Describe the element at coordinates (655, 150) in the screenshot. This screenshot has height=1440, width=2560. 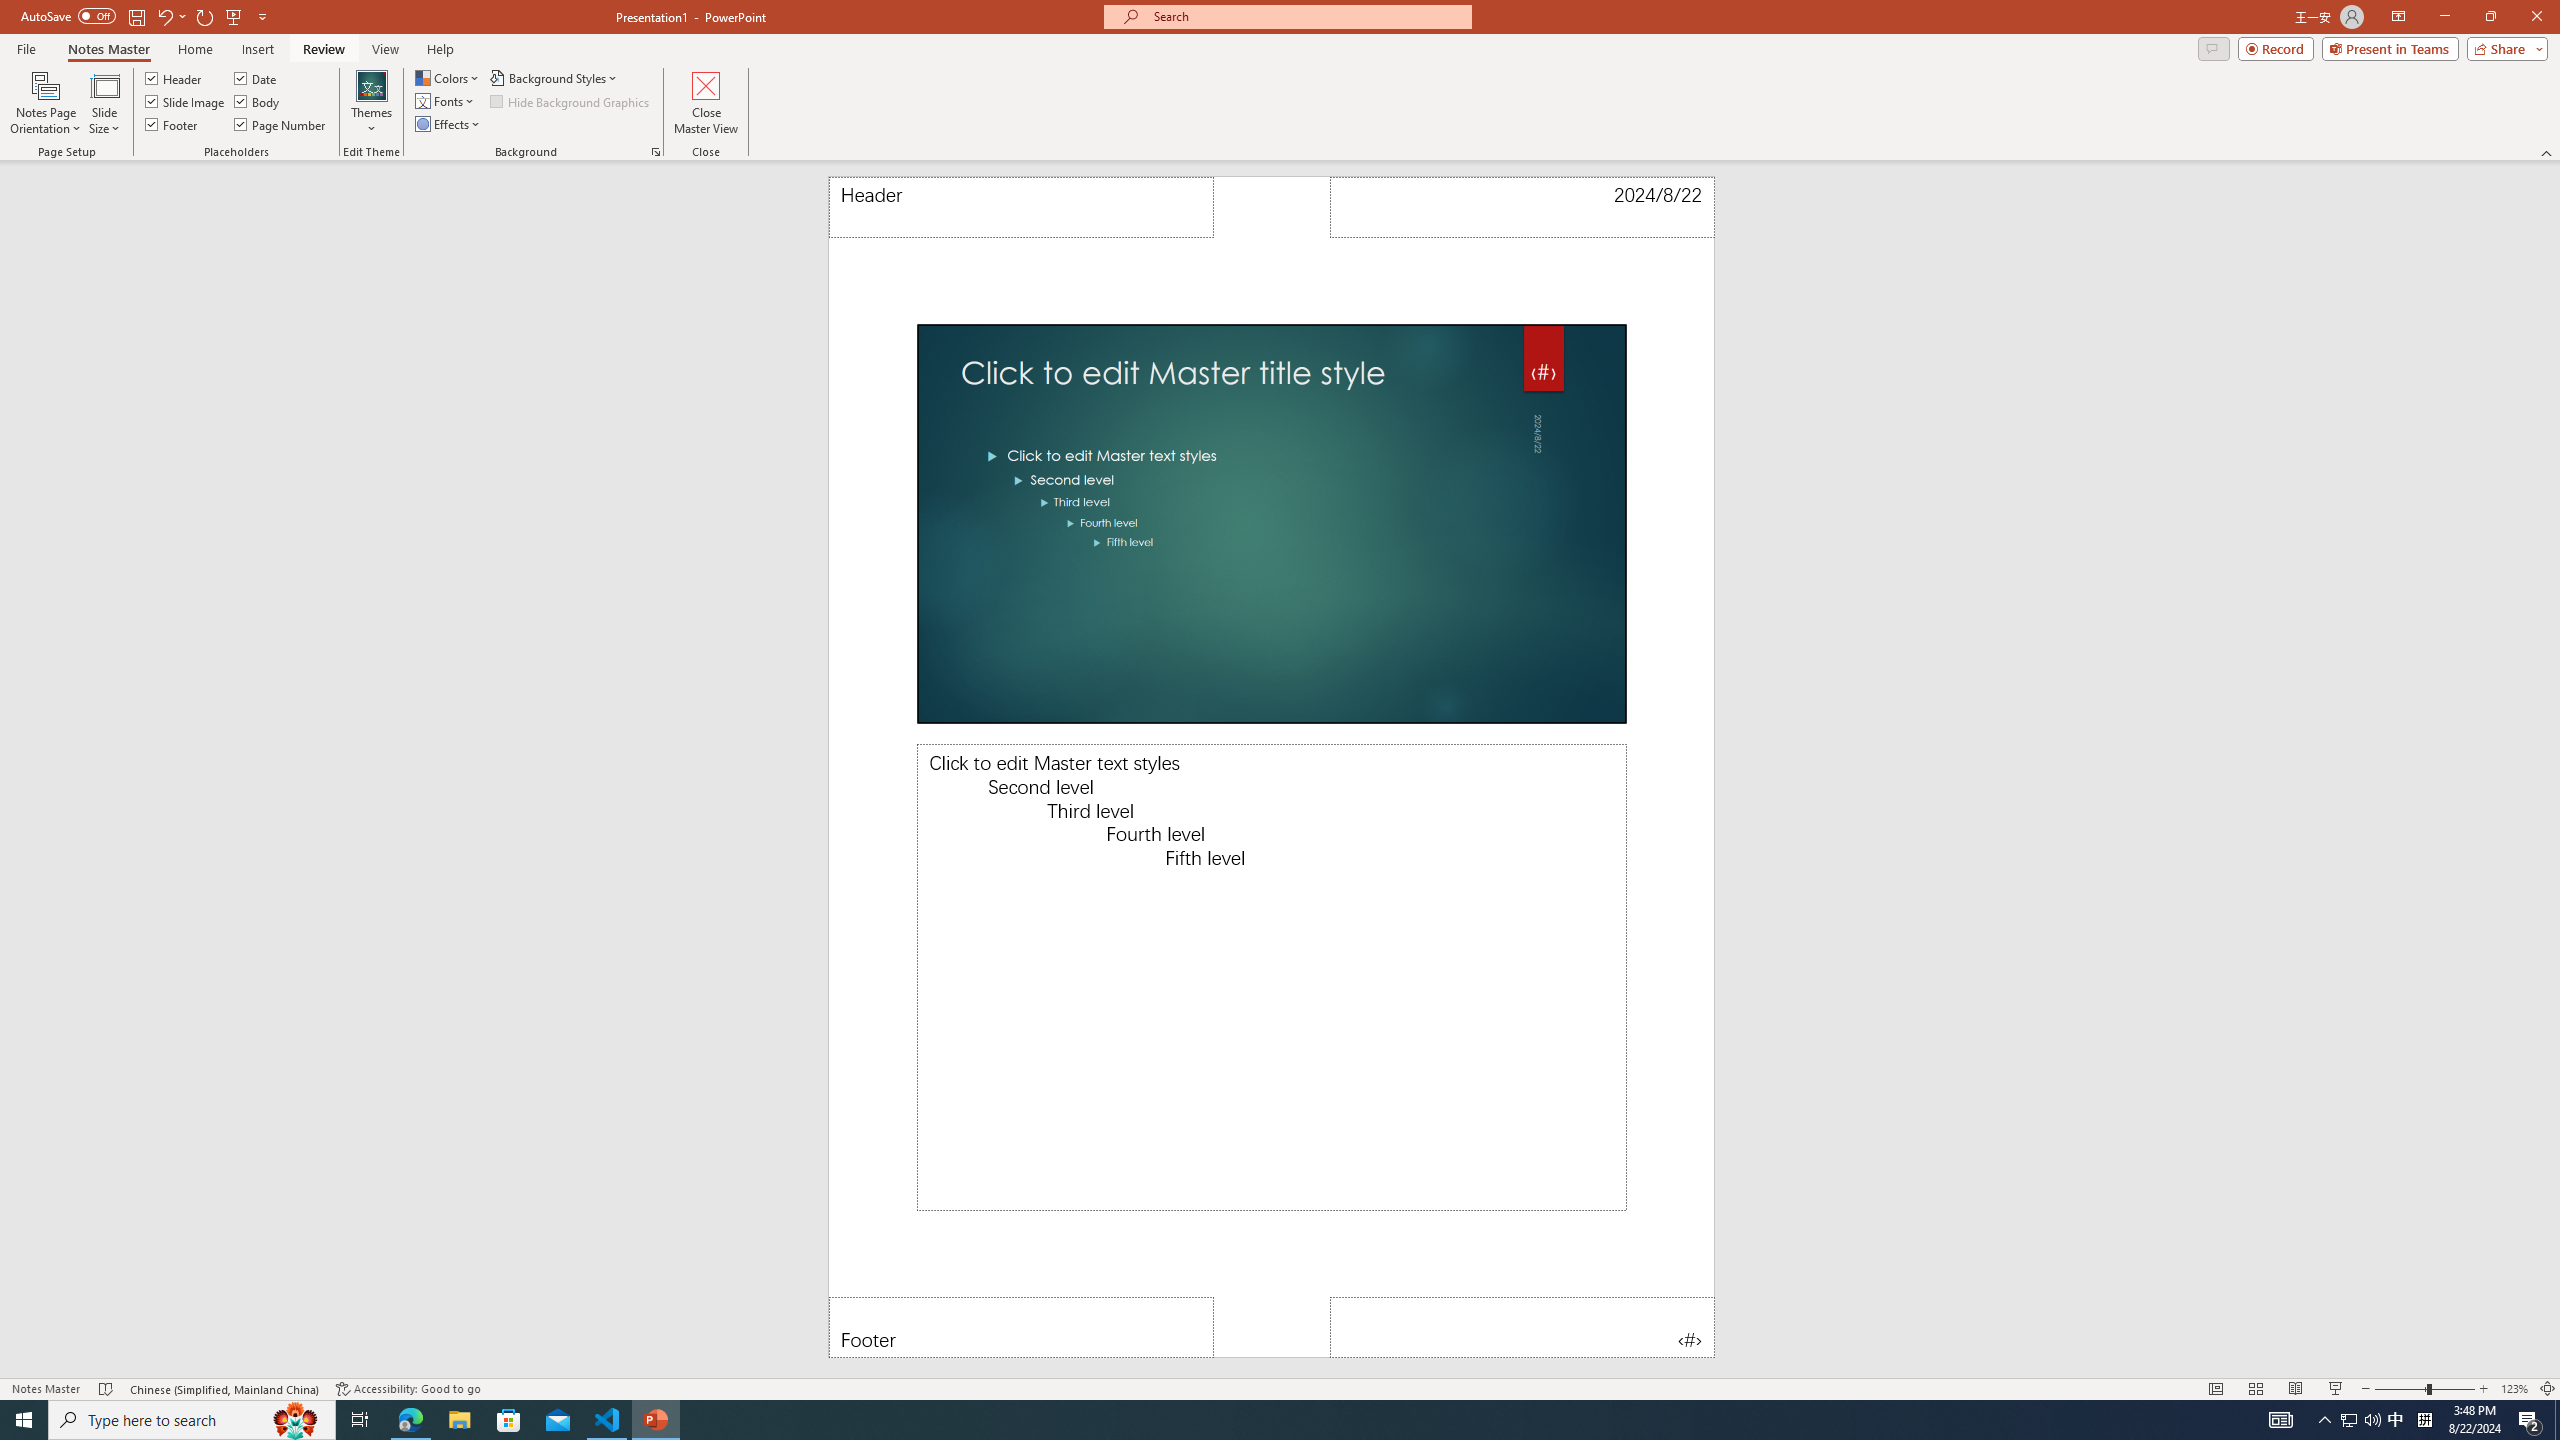
I see `'Format Background...'` at that location.